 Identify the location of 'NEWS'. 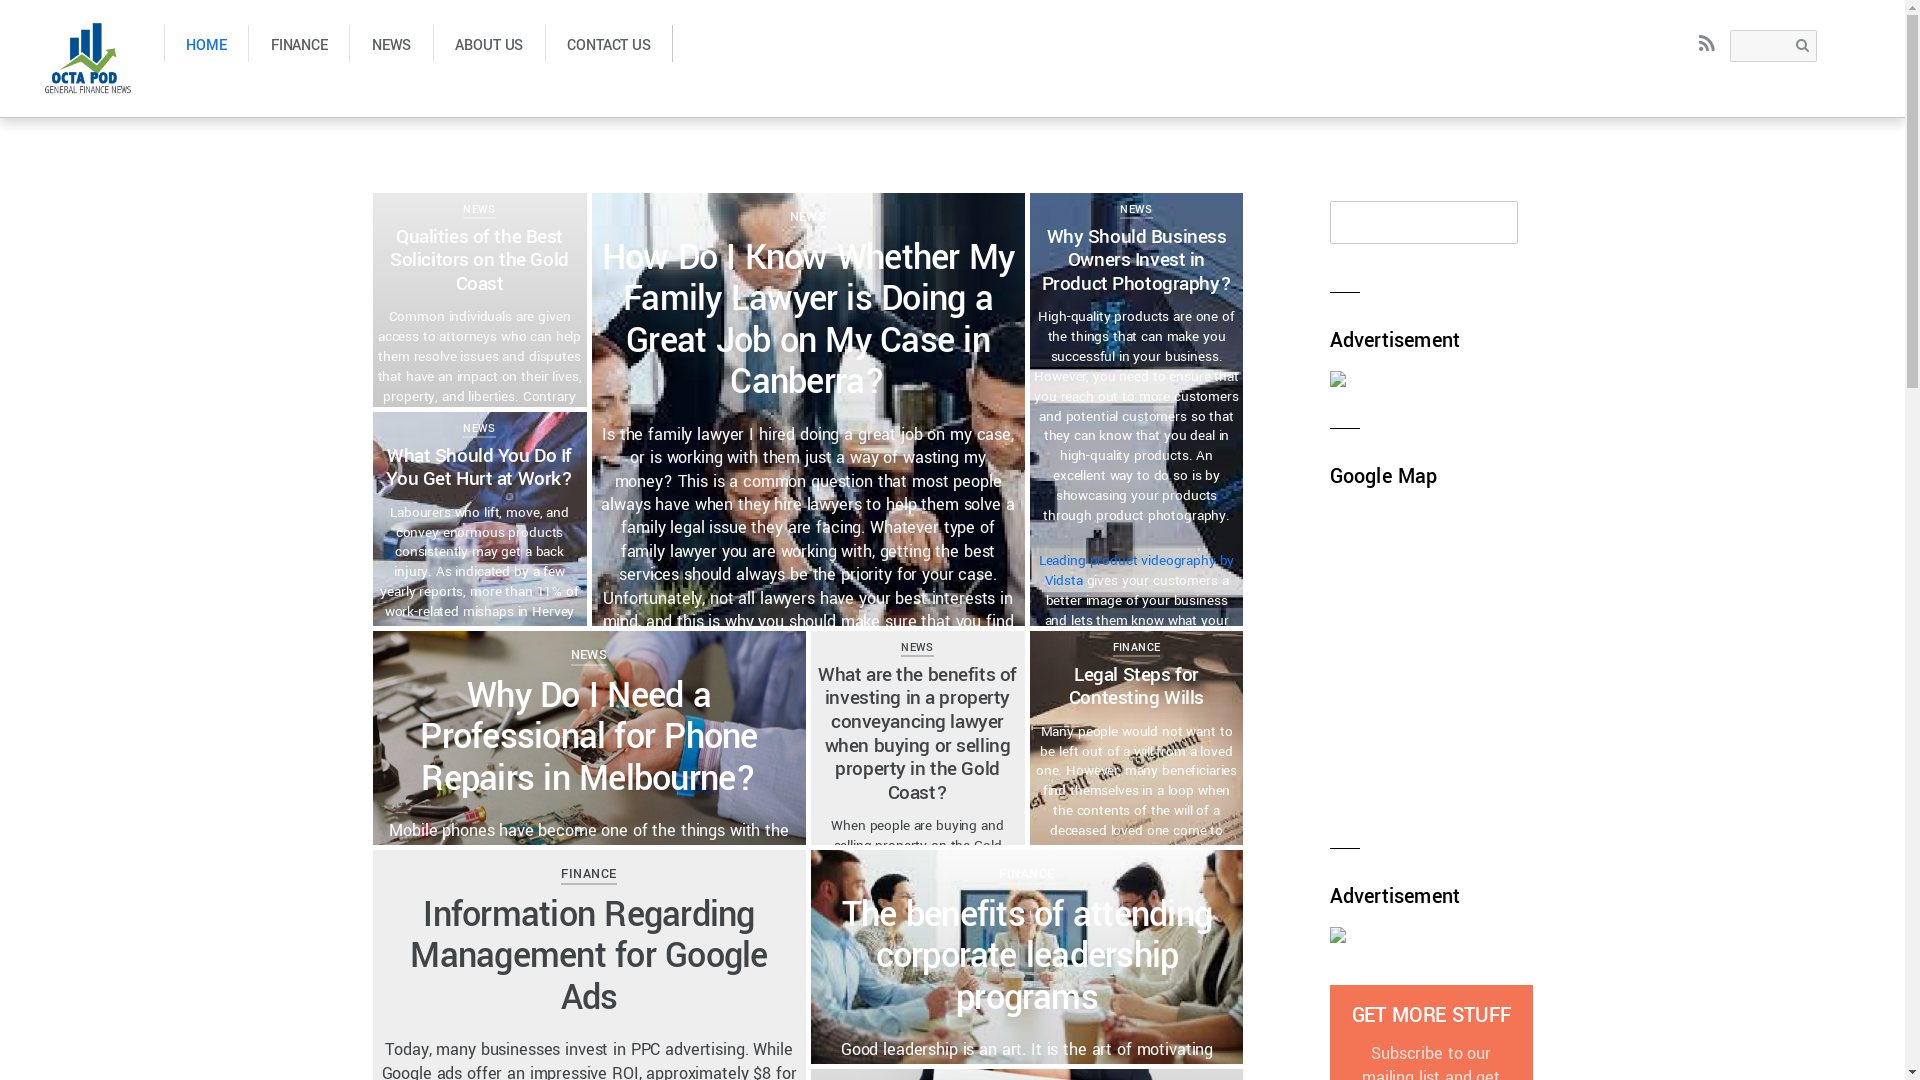
(478, 209).